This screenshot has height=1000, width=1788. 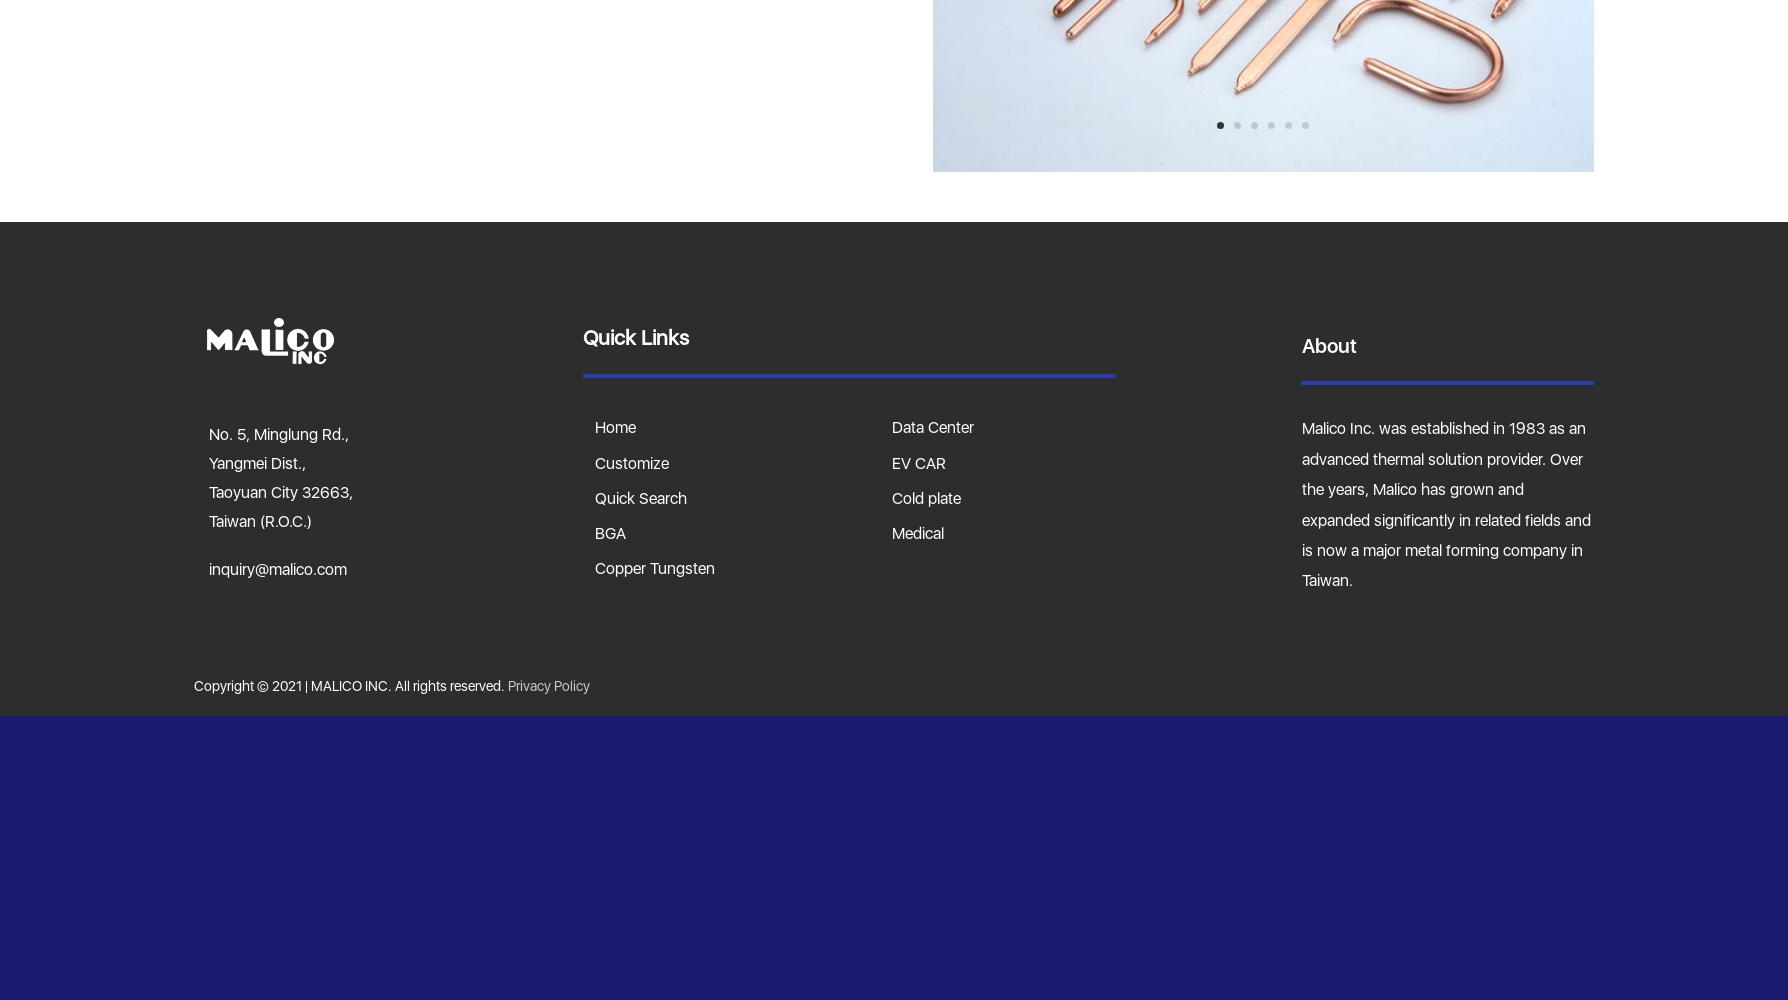 What do you see at coordinates (255, 462) in the screenshot?
I see `'Yangmei Dist.,'` at bounding box center [255, 462].